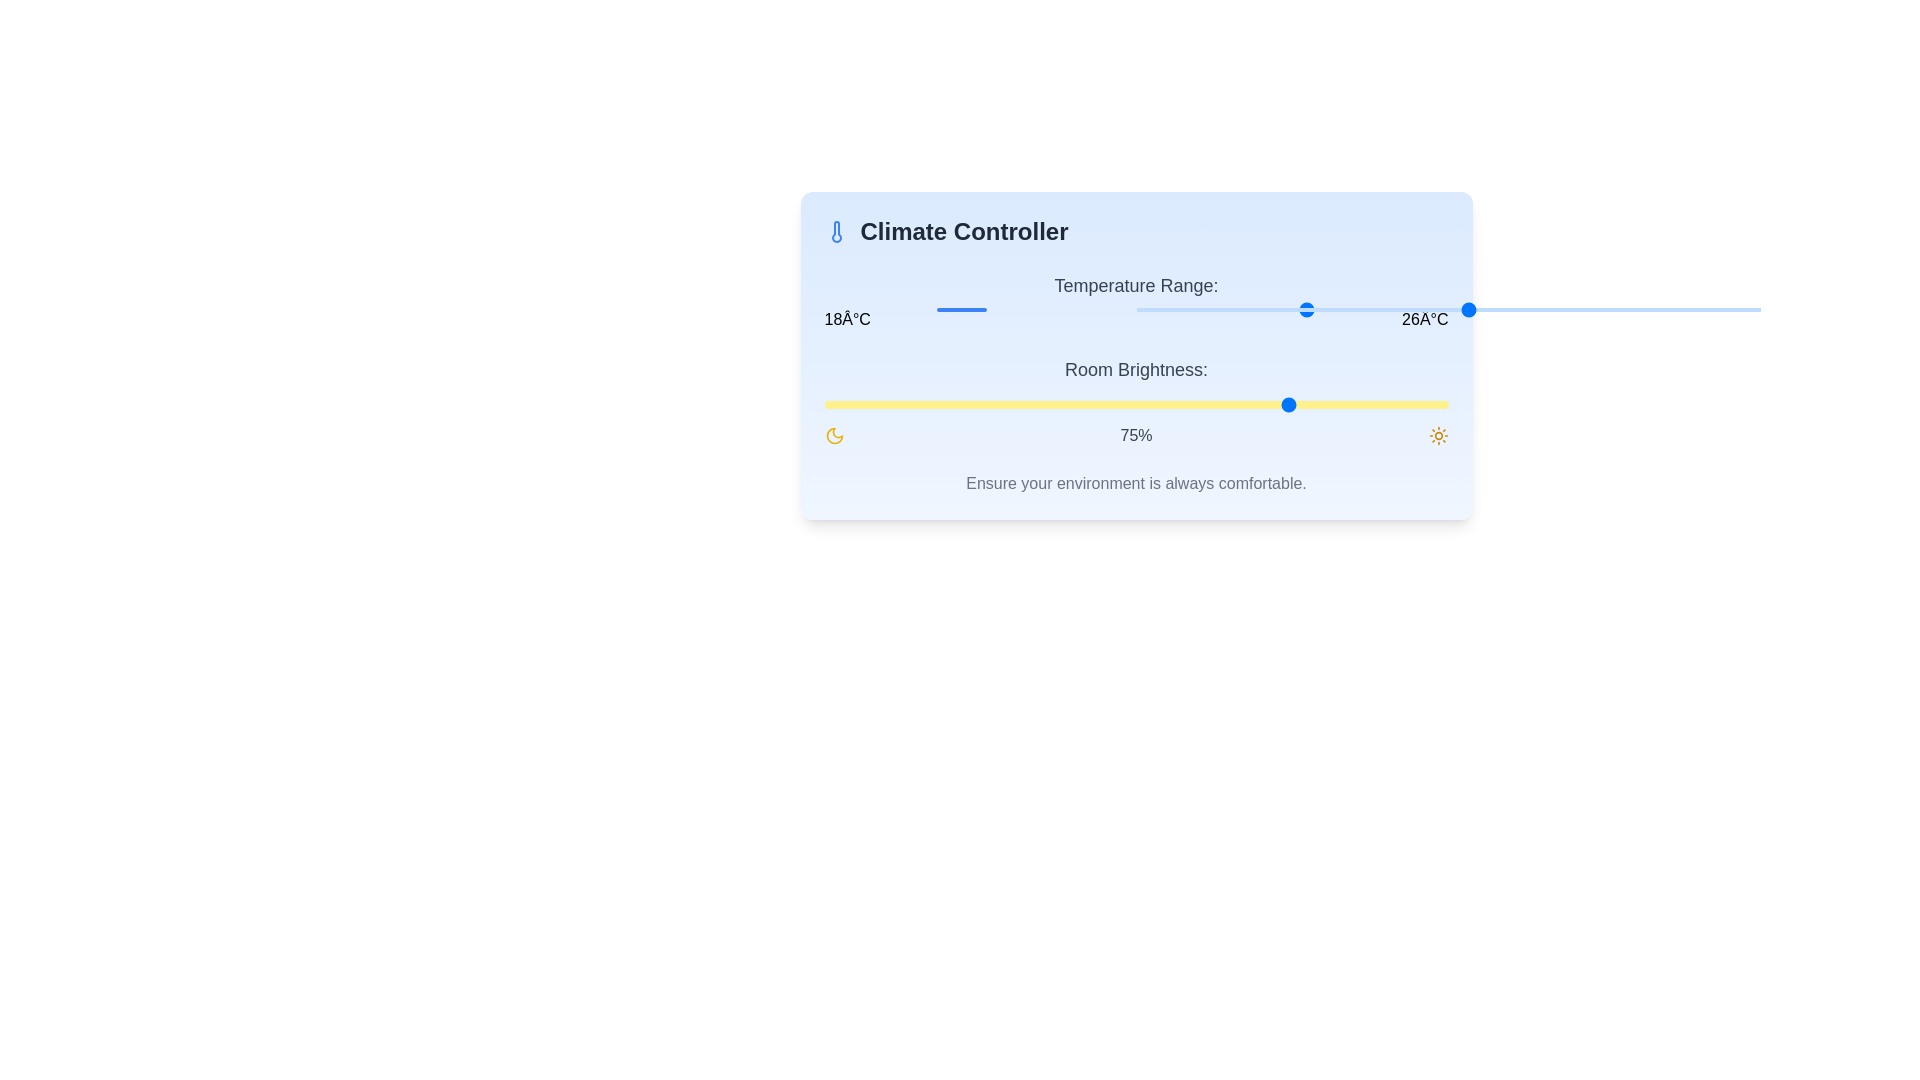 This screenshot has height=1080, width=1920. What do you see at coordinates (1286, 405) in the screenshot?
I see `the room brightness` at bounding box center [1286, 405].